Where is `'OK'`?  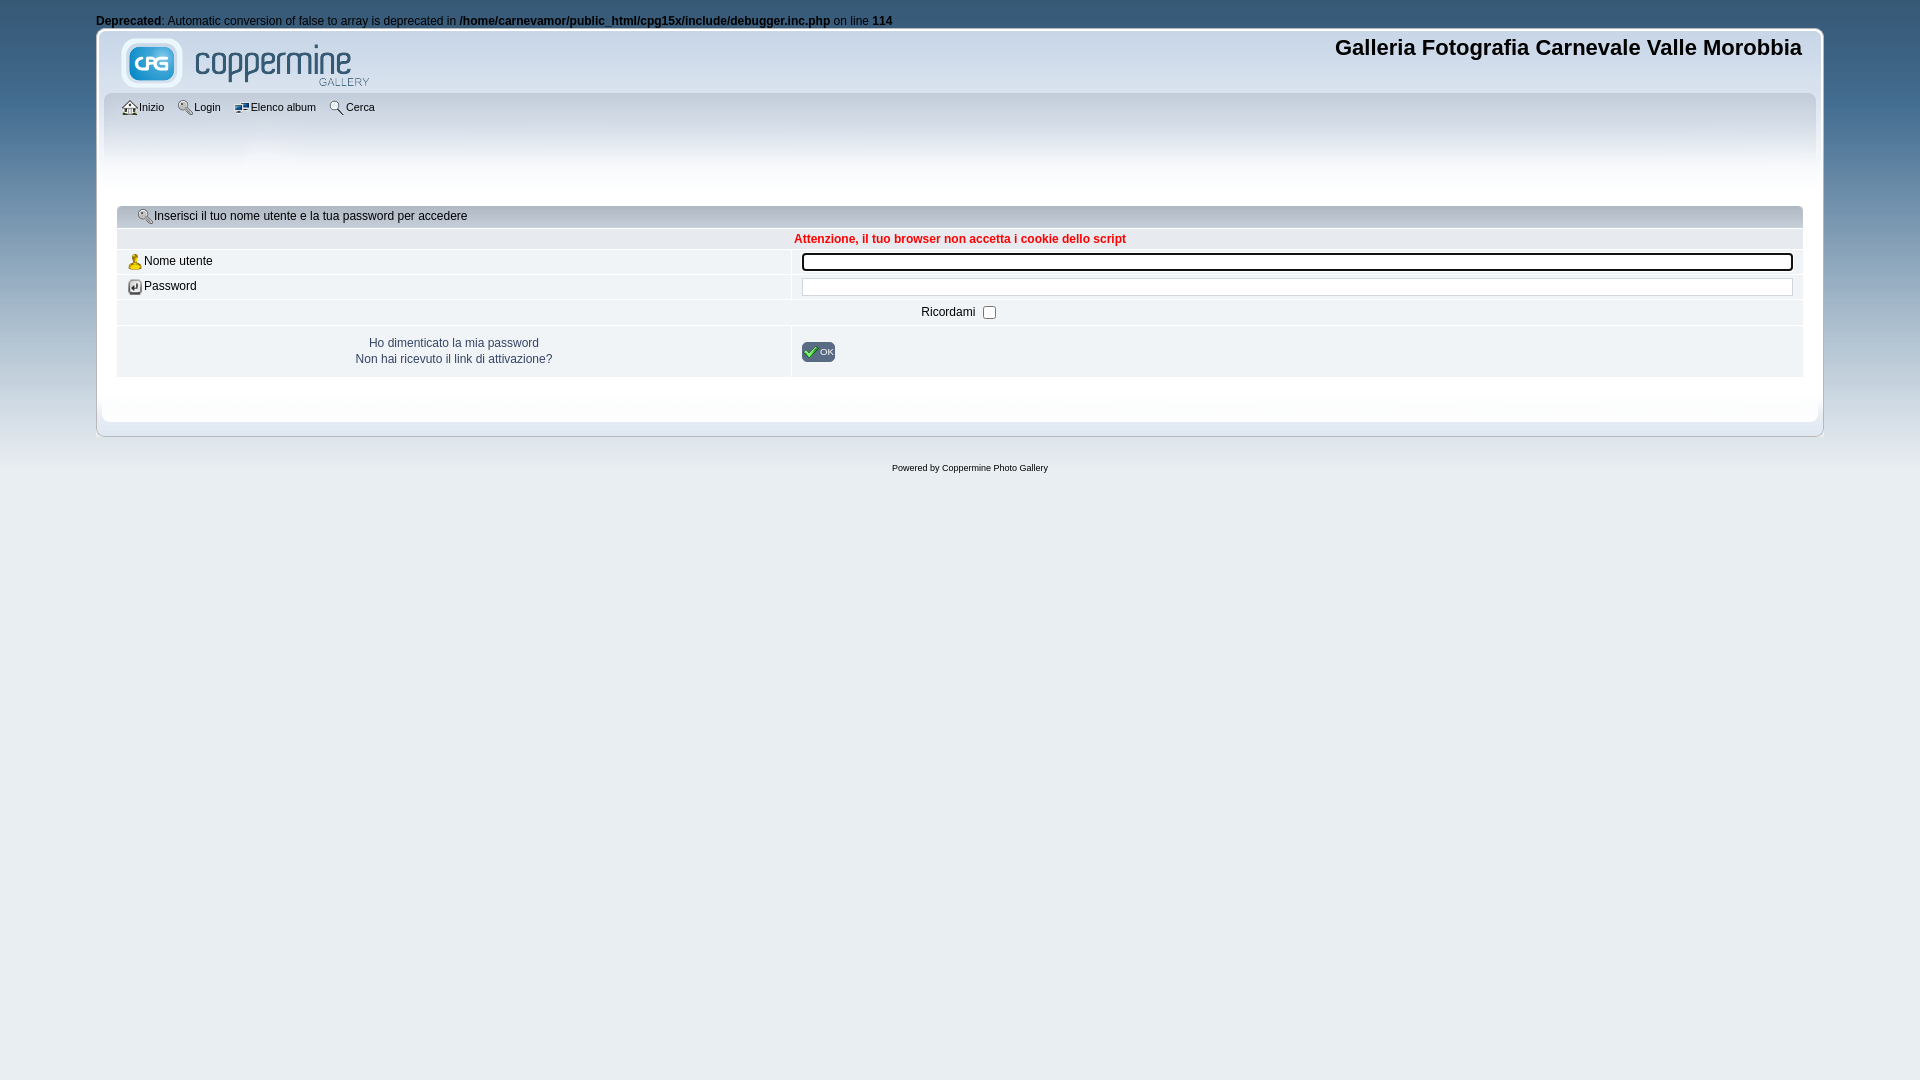
'OK' is located at coordinates (818, 350).